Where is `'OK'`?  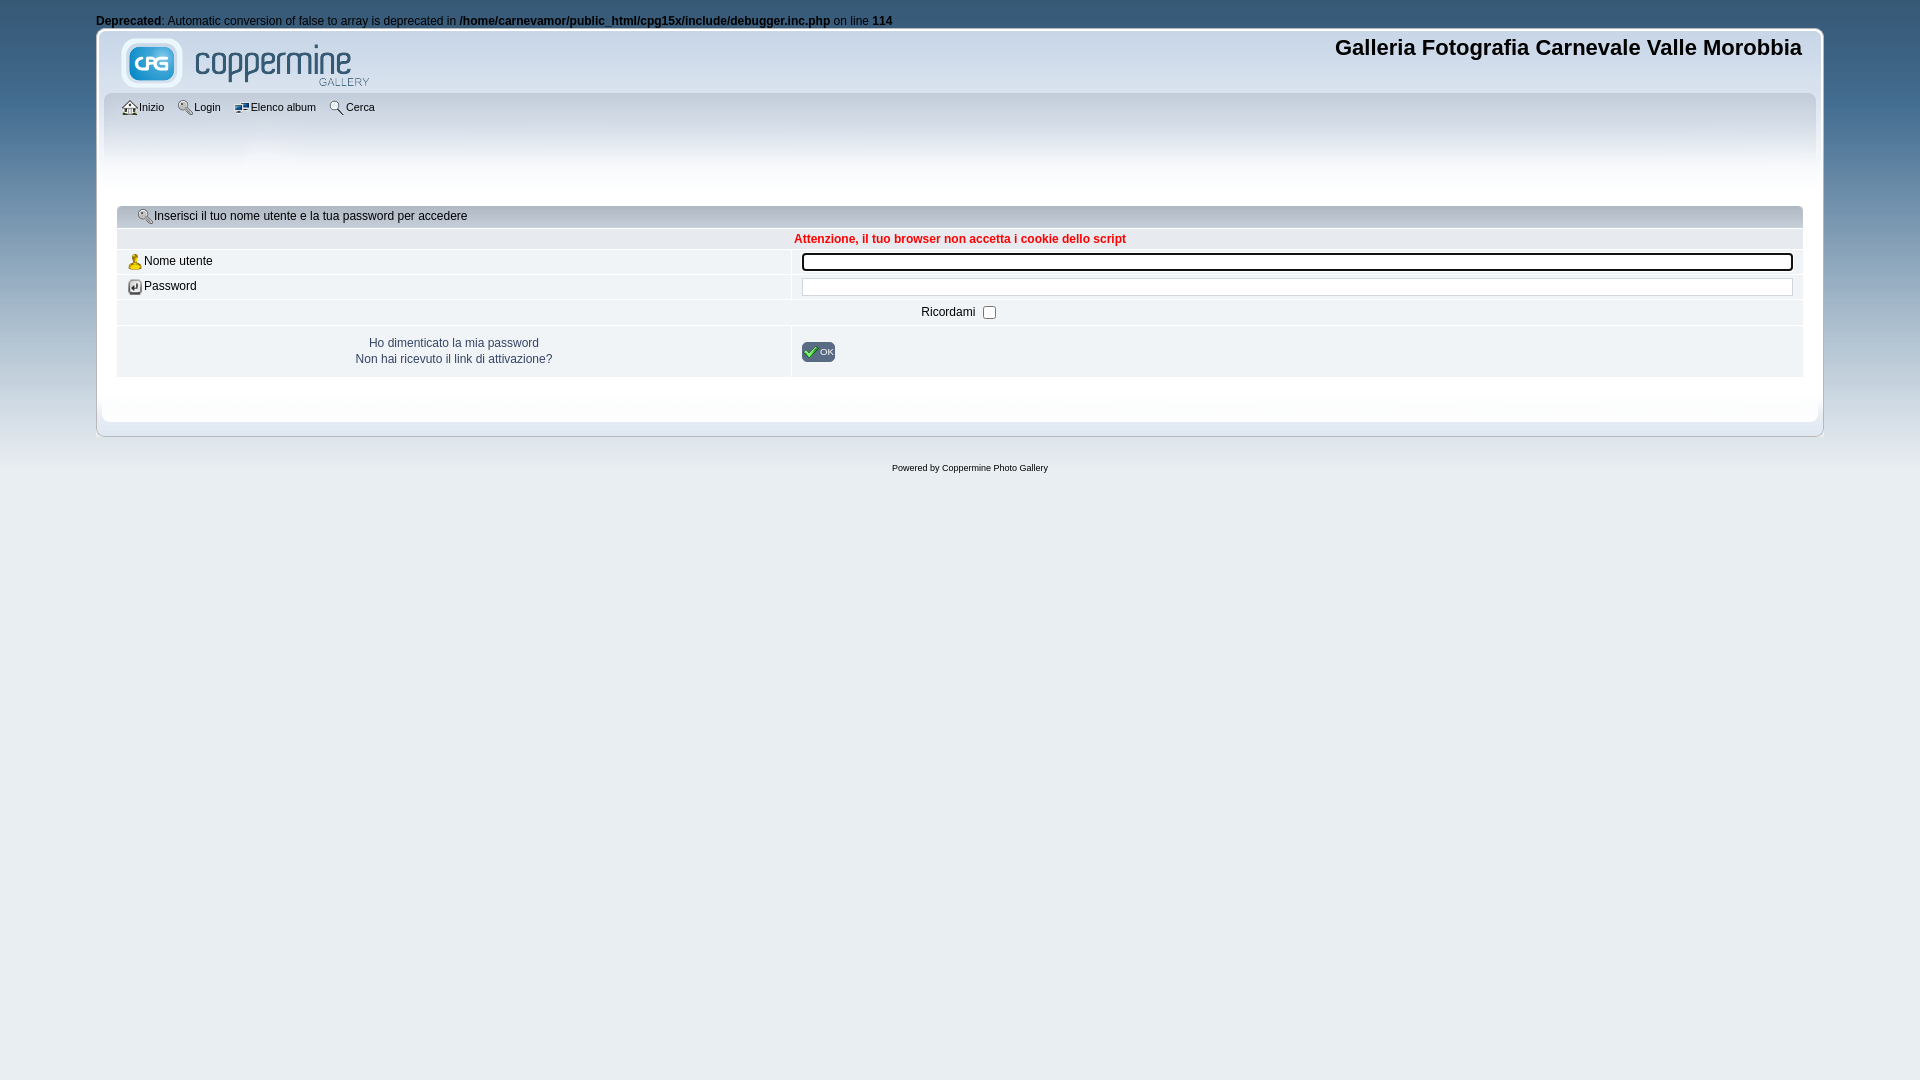
'OK' is located at coordinates (818, 350).